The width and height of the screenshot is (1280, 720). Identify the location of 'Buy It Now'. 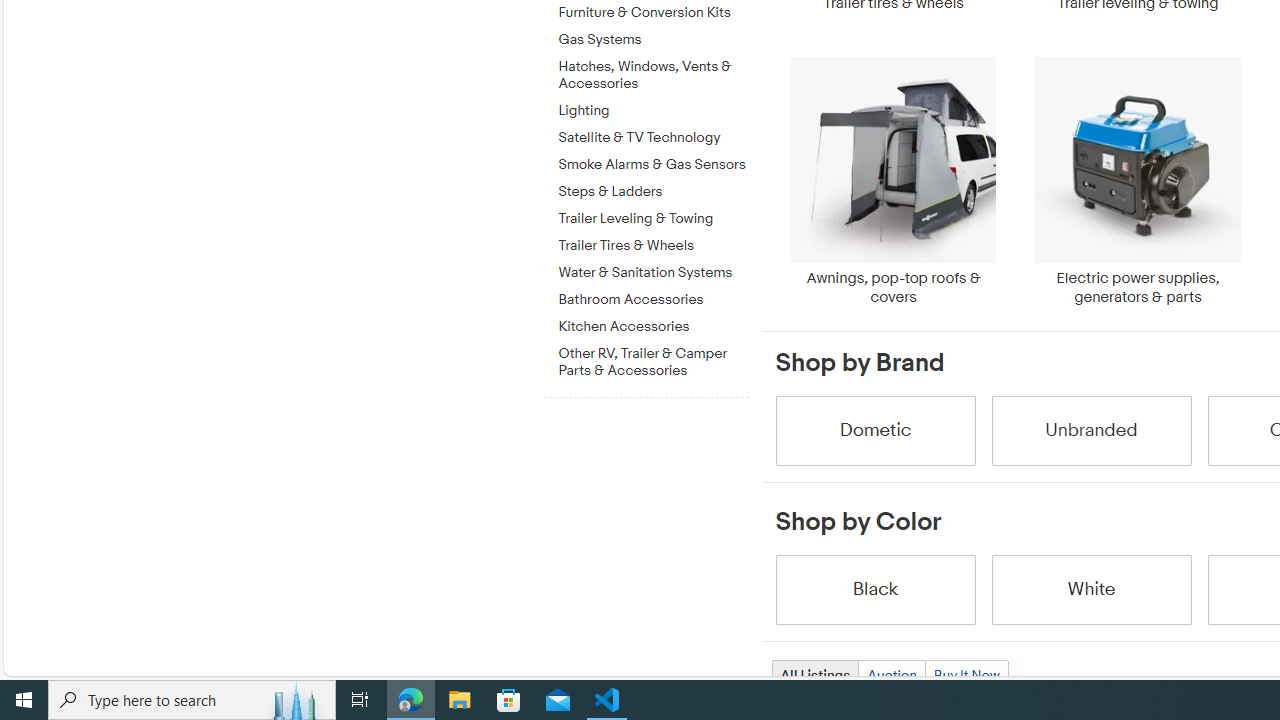
(966, 675).